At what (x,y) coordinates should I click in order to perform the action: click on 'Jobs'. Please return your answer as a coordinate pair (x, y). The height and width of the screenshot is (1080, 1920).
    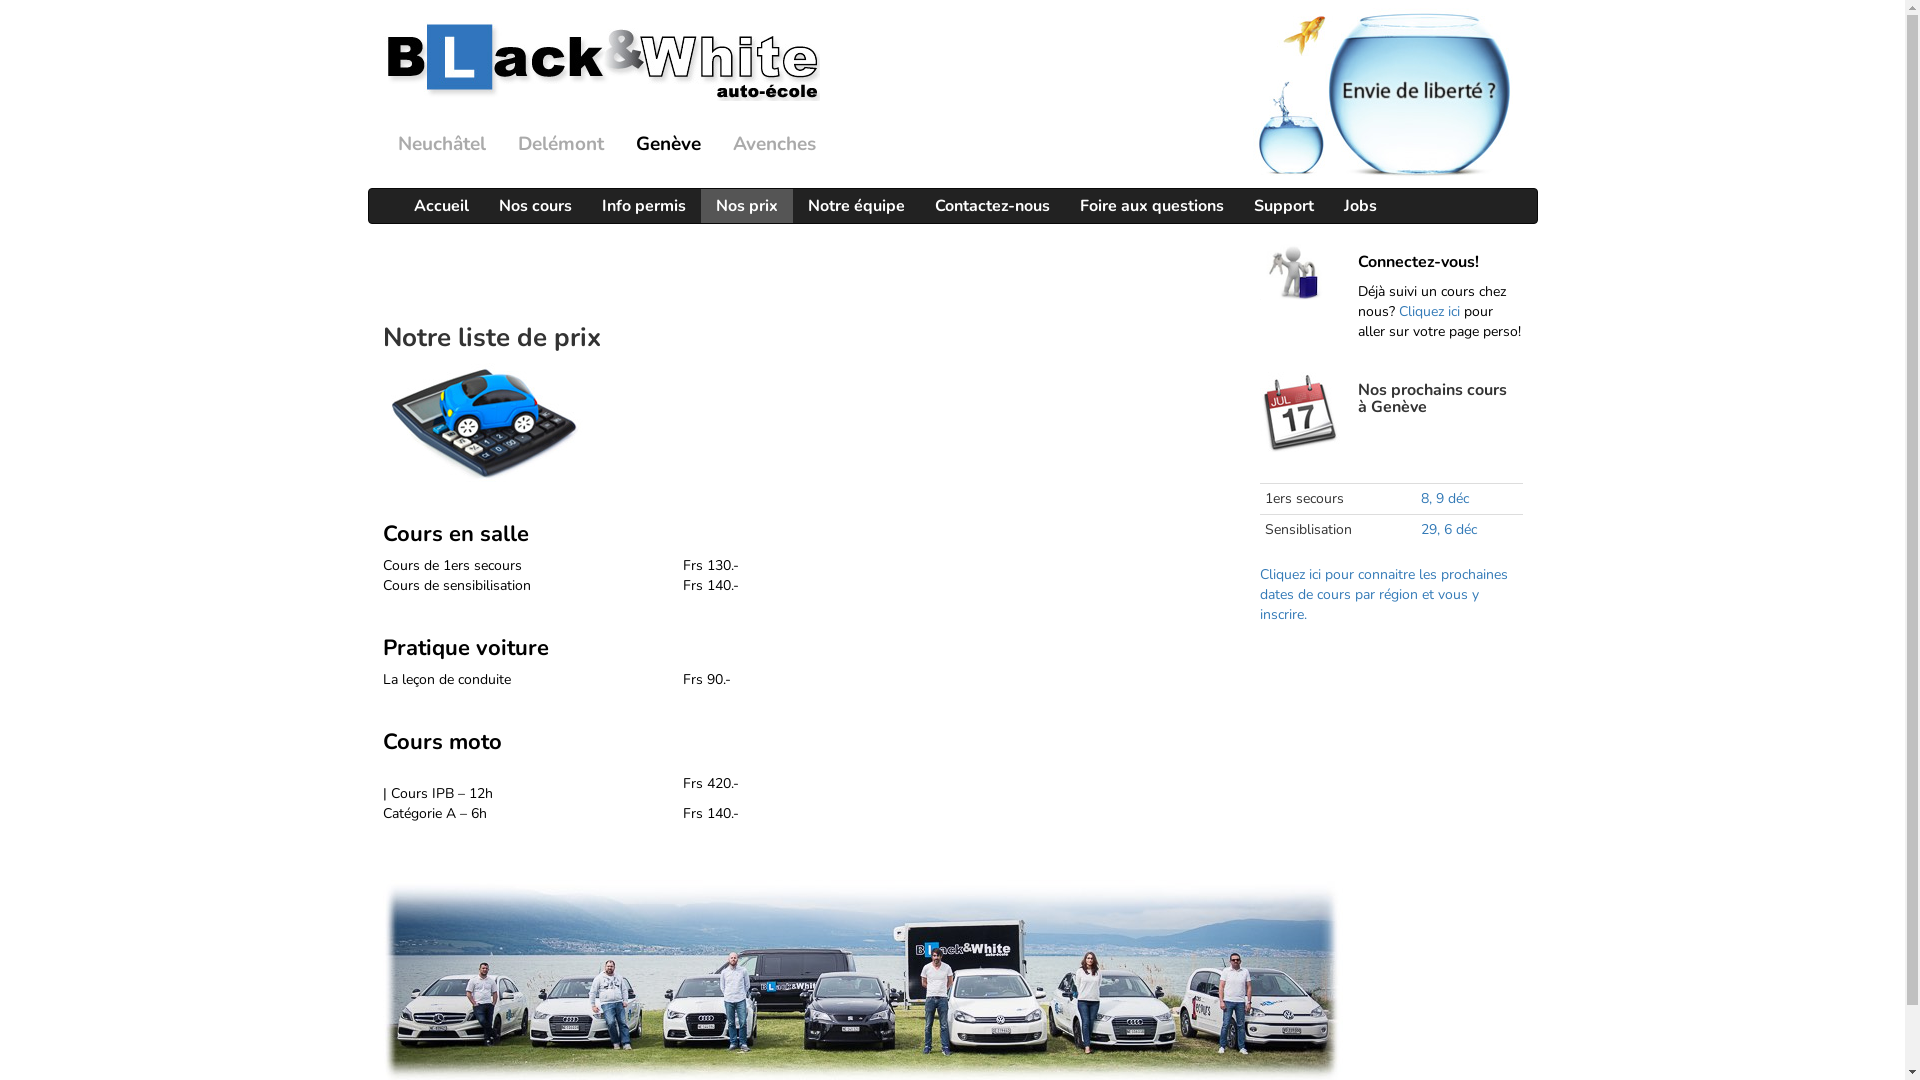
    Looking at the image, I should click on (1359, 205).